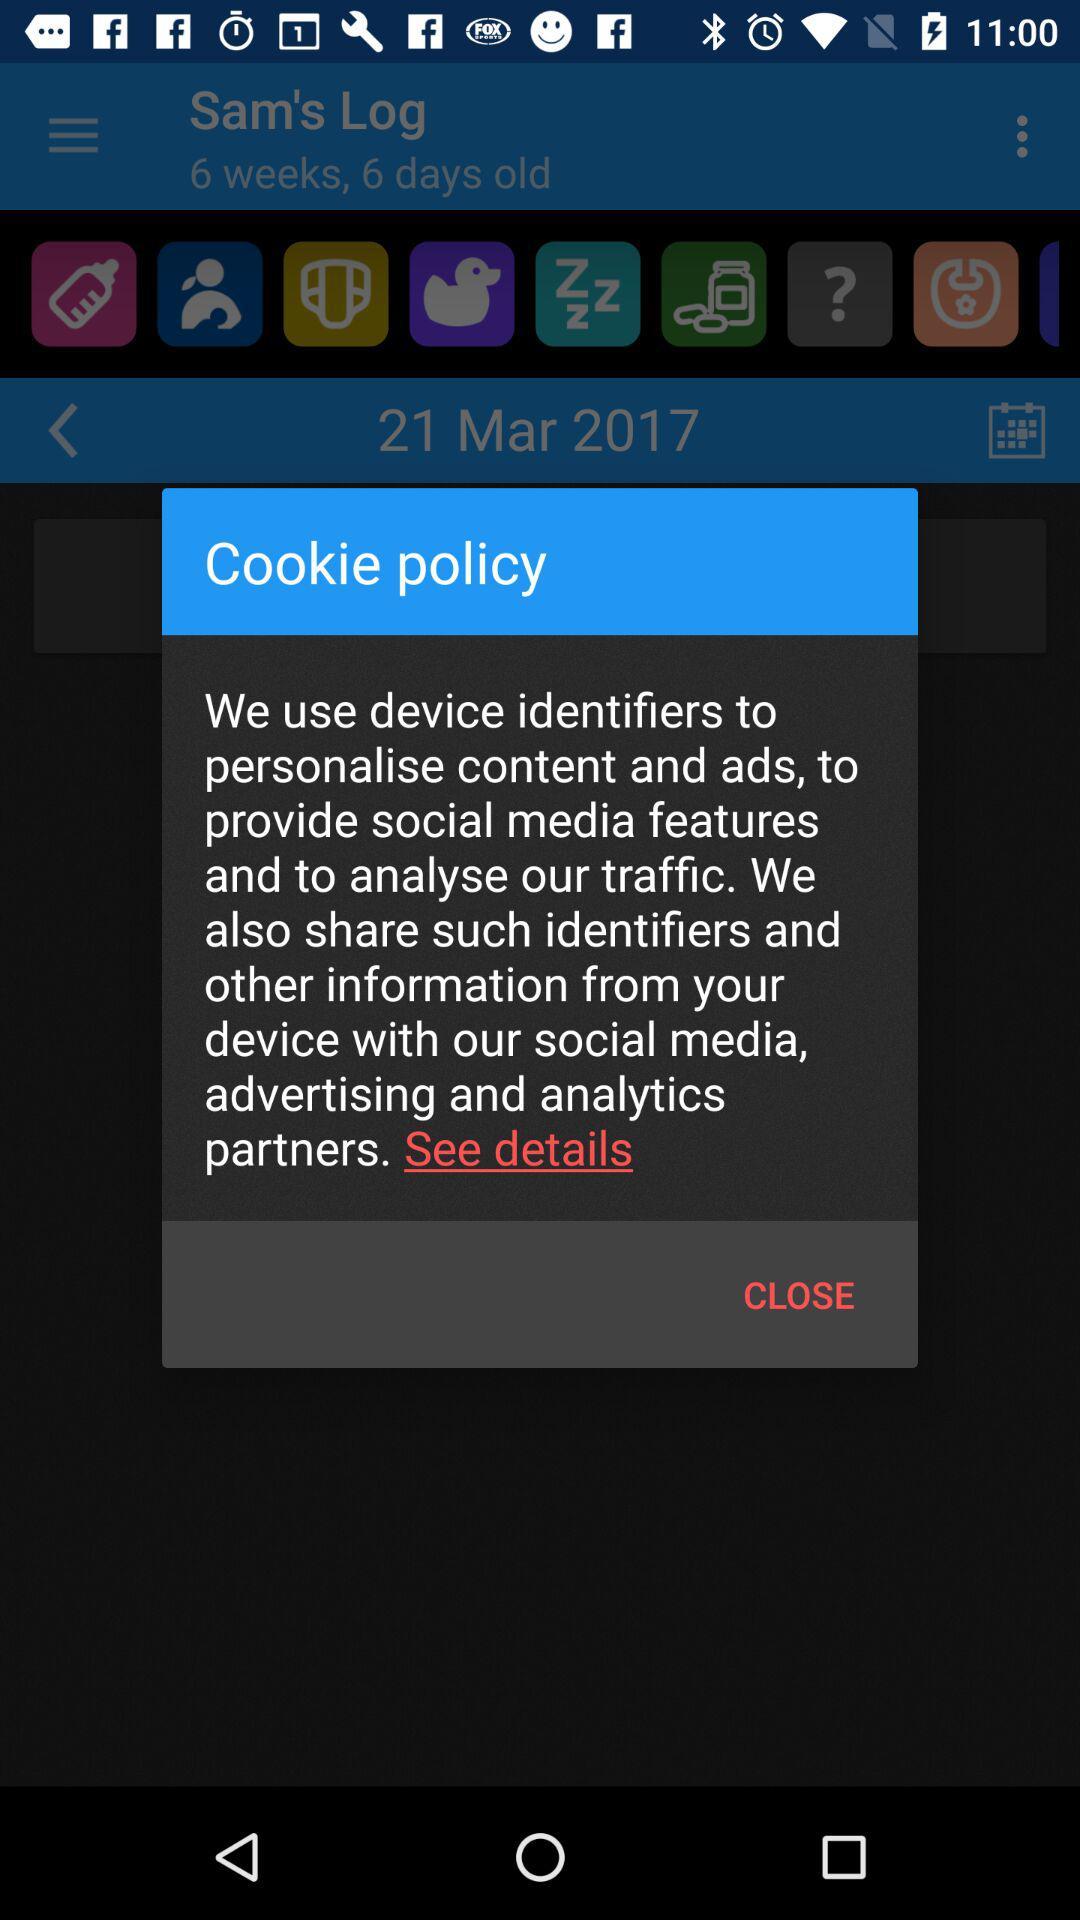 The height and width of the screenshot is (1920, 1080). I want to click on item at the center, so click(540, 927).